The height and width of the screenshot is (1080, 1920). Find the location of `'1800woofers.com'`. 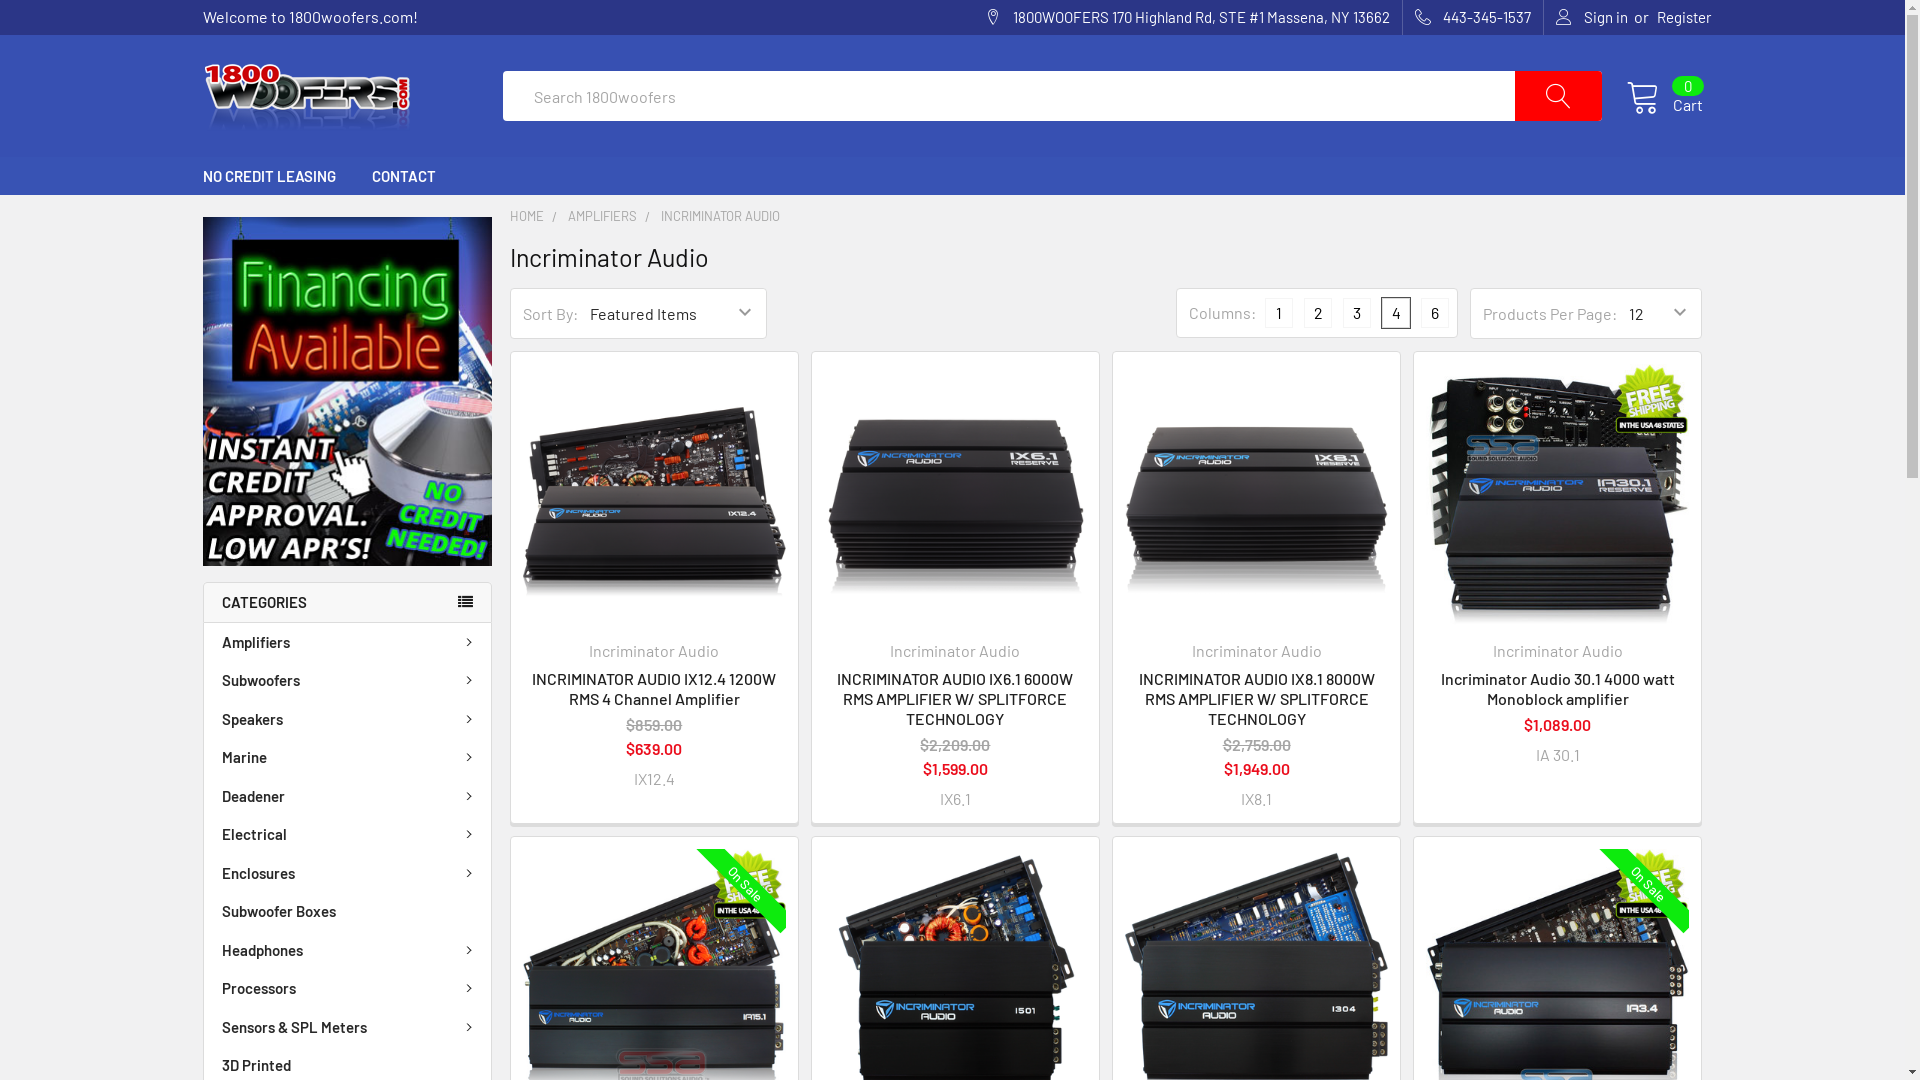

'1800woofers.com' is located at coordinates (305, 96).